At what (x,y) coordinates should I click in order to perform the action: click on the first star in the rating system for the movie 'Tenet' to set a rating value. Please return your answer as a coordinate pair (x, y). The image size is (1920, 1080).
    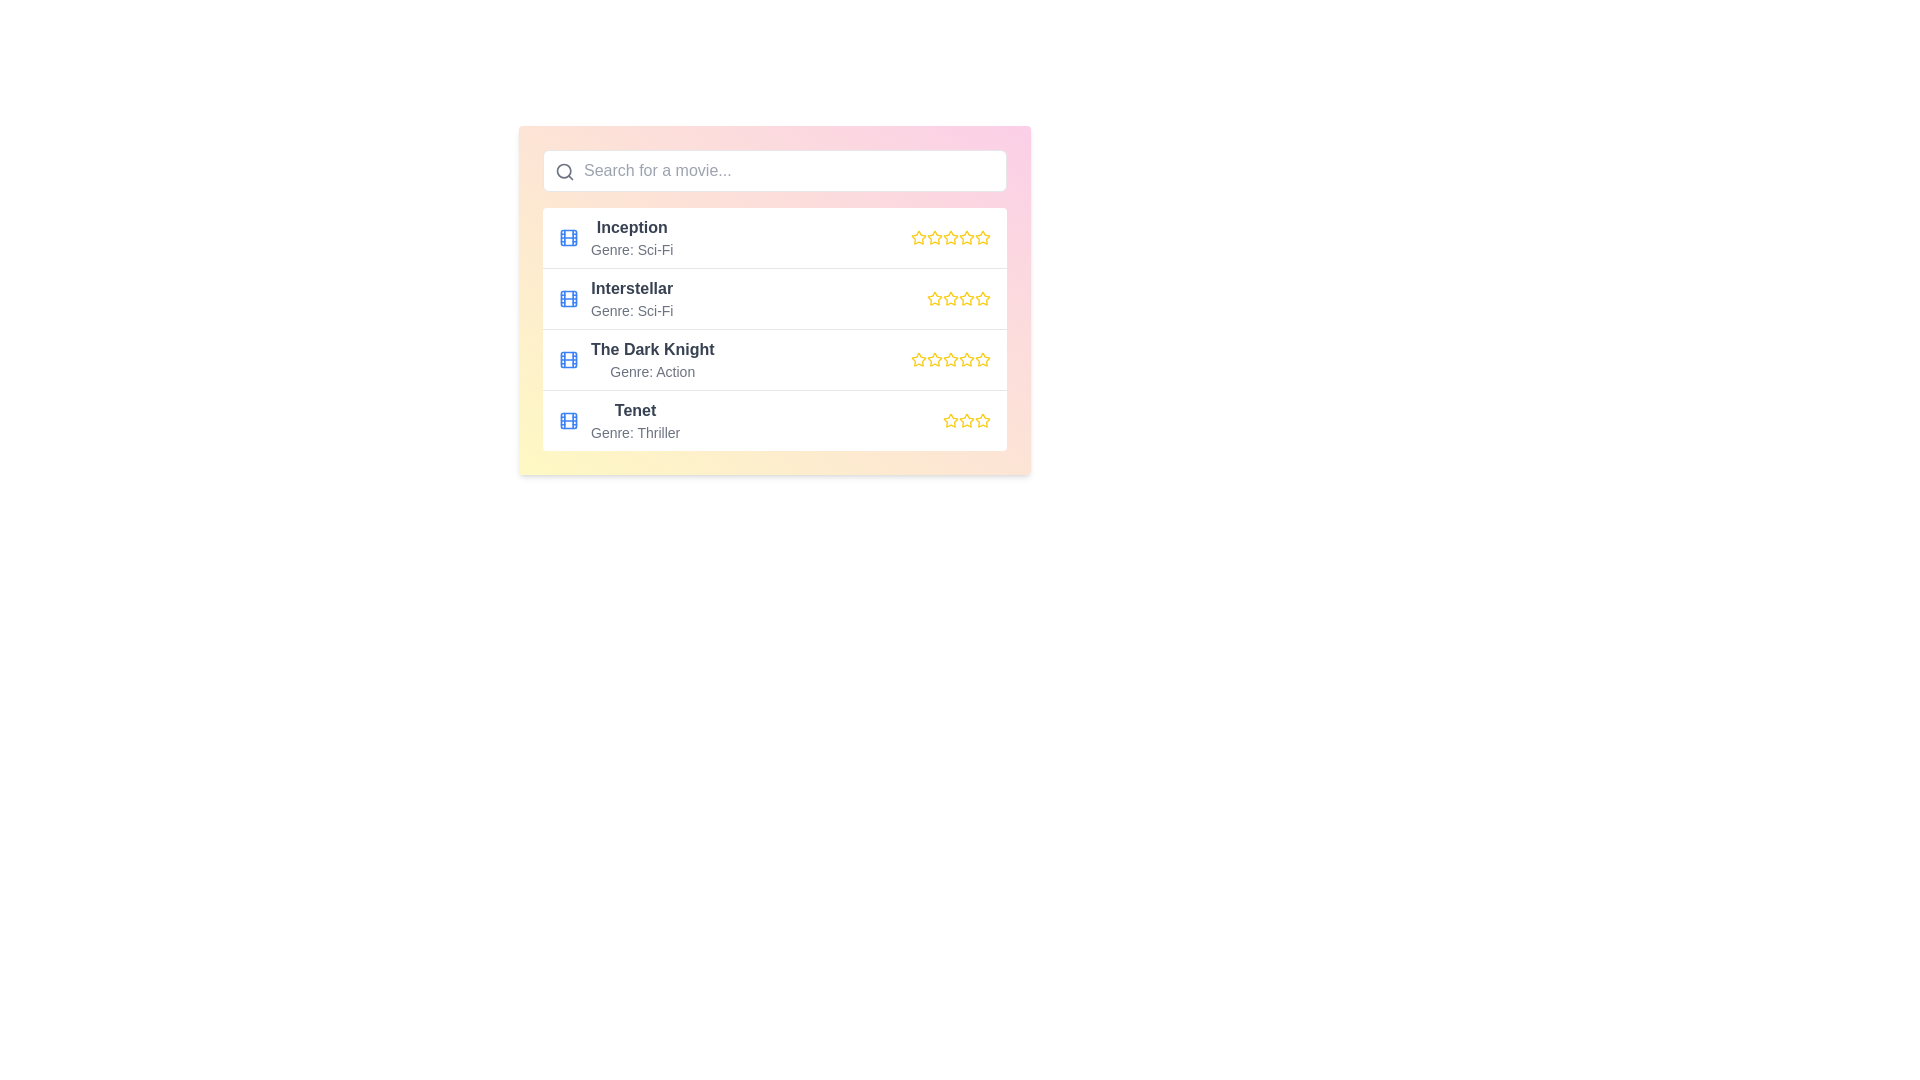
    Looking at the image, I should click on (949, 419).